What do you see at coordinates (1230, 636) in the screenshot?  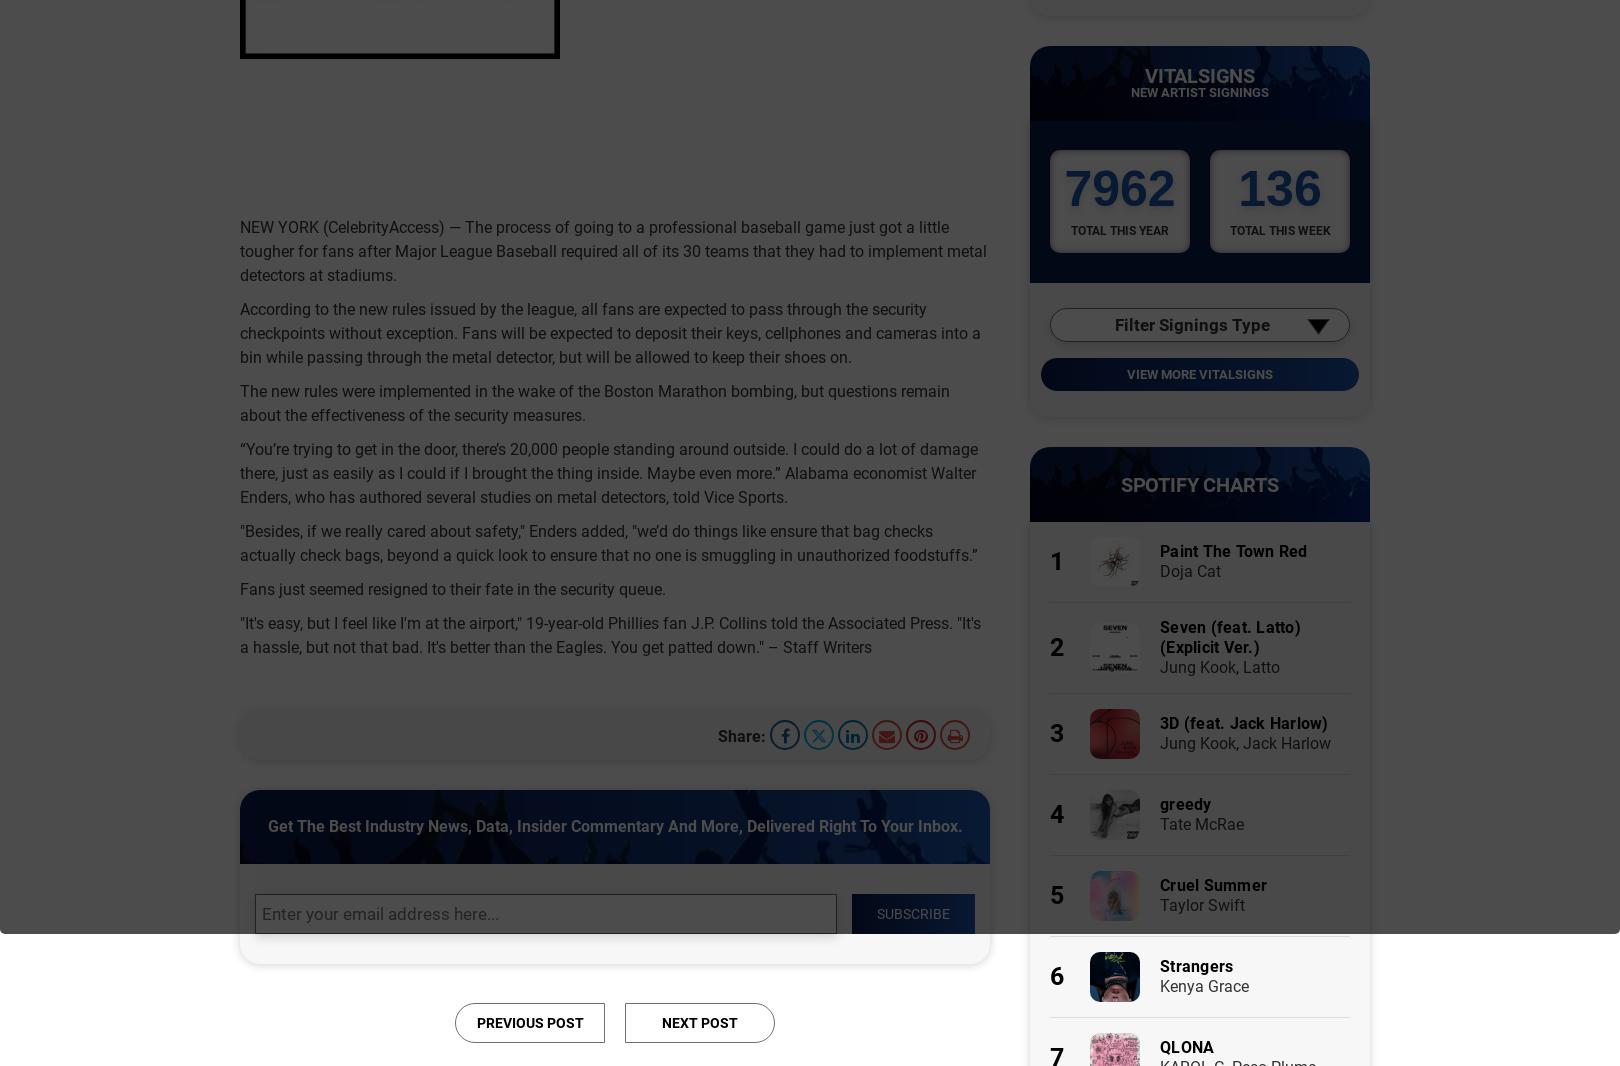 I see `'Seven (feat. Latto) (Explicit Ver.)'` at bounding box center [1230, 636].